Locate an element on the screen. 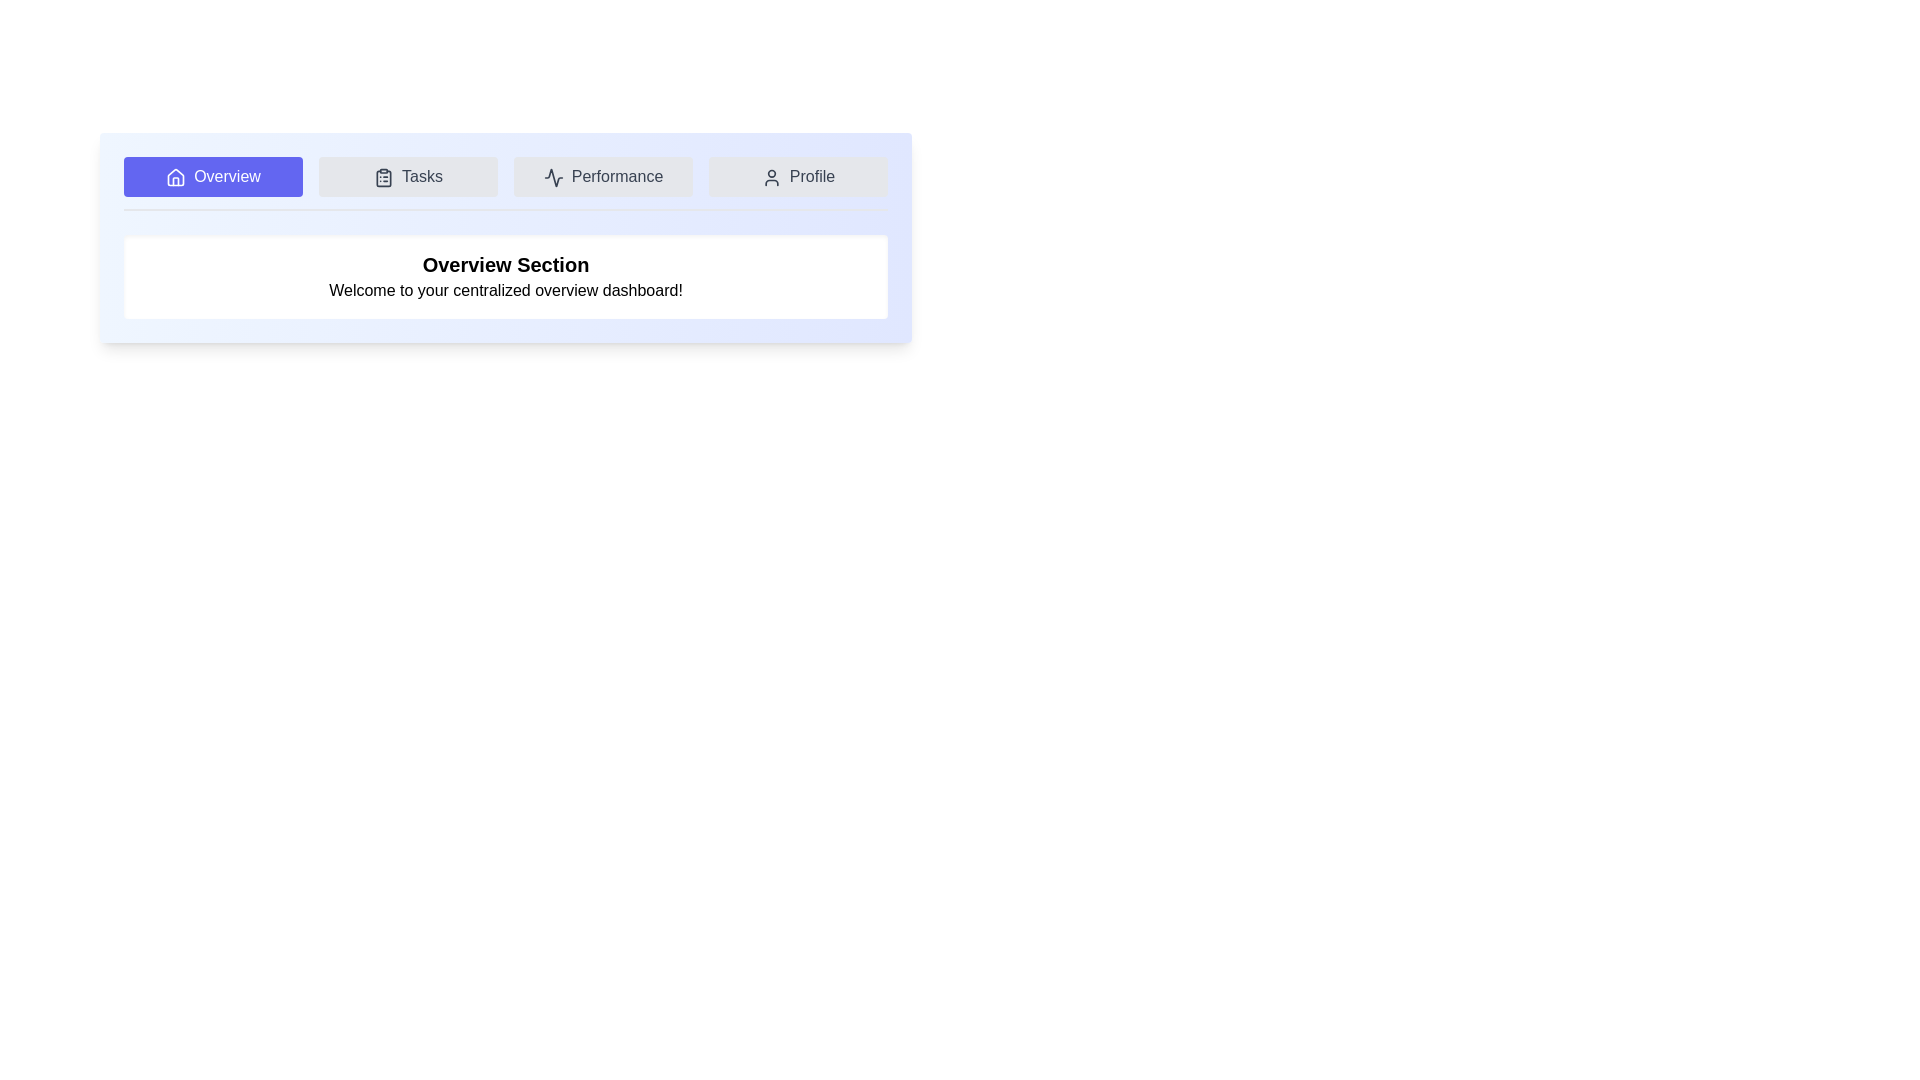 The image size is (1920, 1080). the 'Overview' icon, which visually represents a house and is located in the top-left corner of the navigation bar, above the text 'Overview' is located at coordinates (176, 176).